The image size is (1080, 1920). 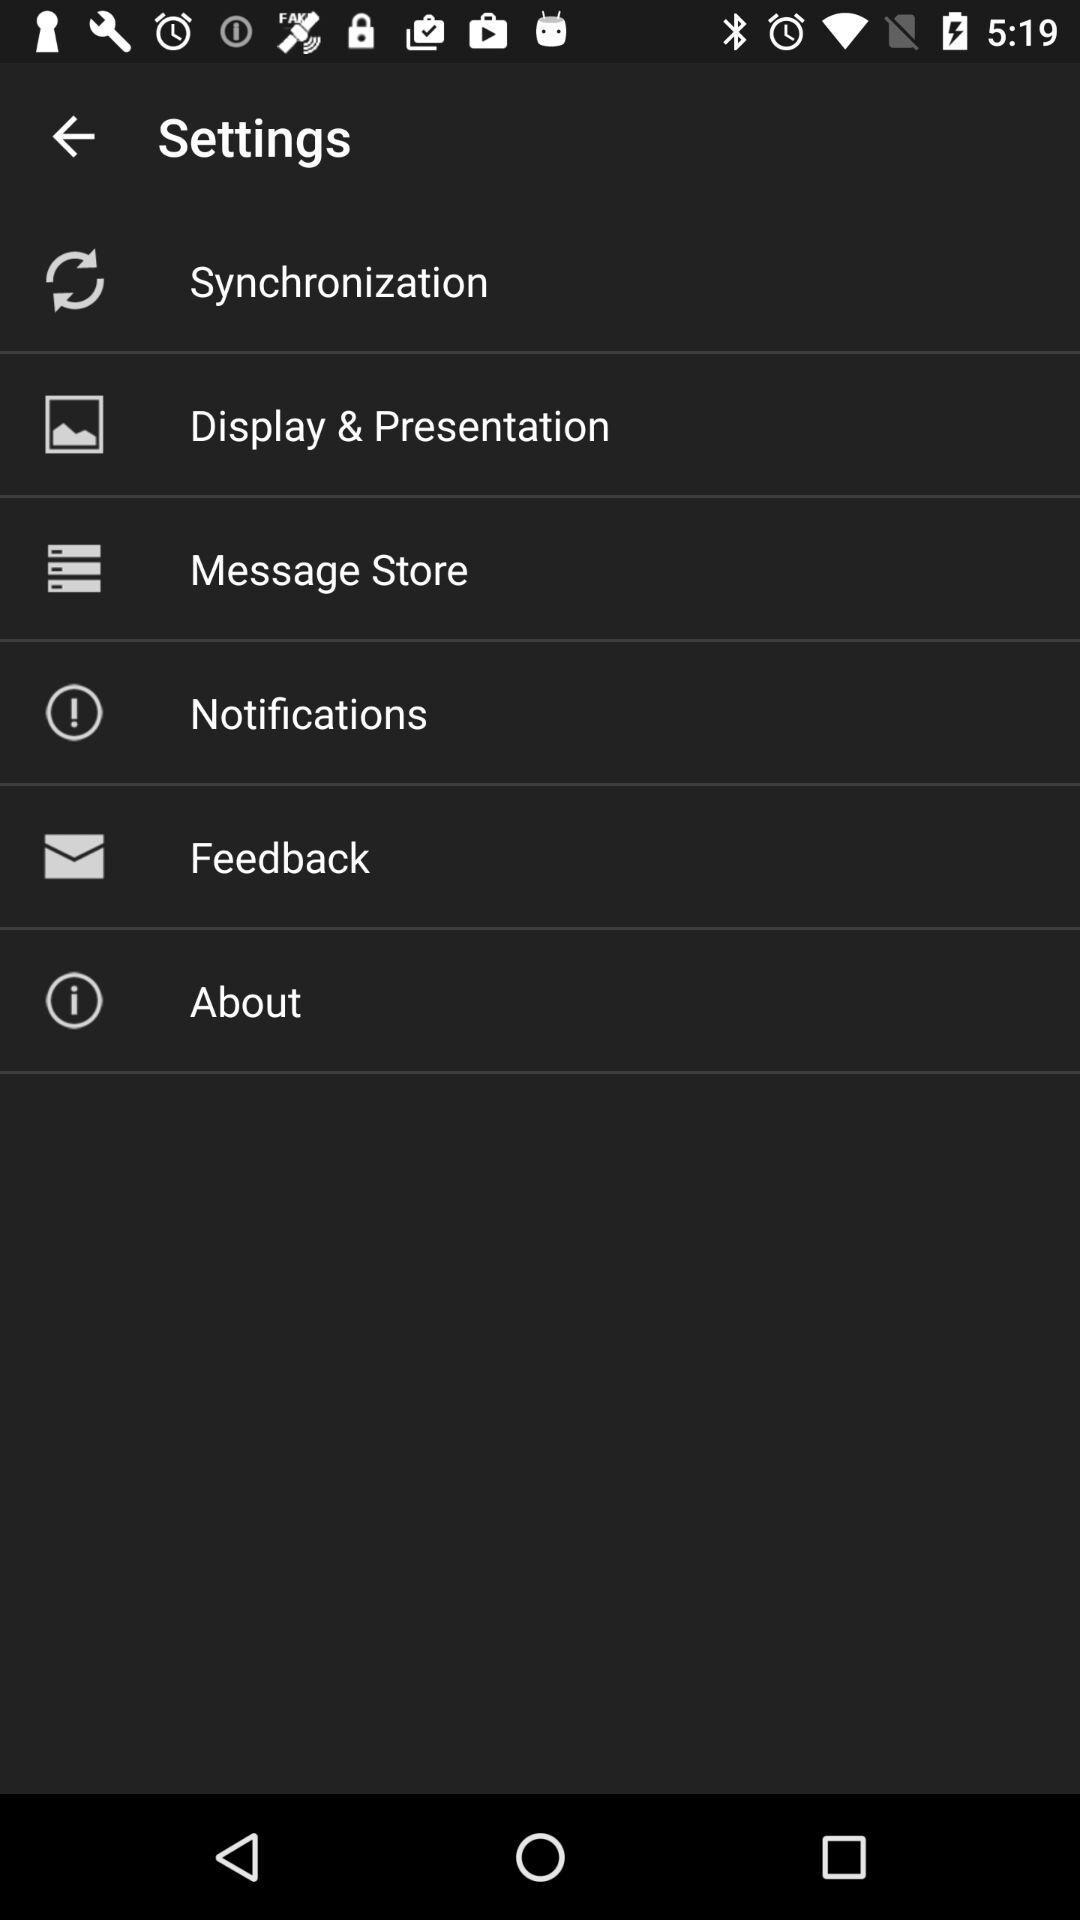 What do you see at coordinates (328, 567) in the screenshot?
I see `item above the notifications` at bounding box center [328, 567].